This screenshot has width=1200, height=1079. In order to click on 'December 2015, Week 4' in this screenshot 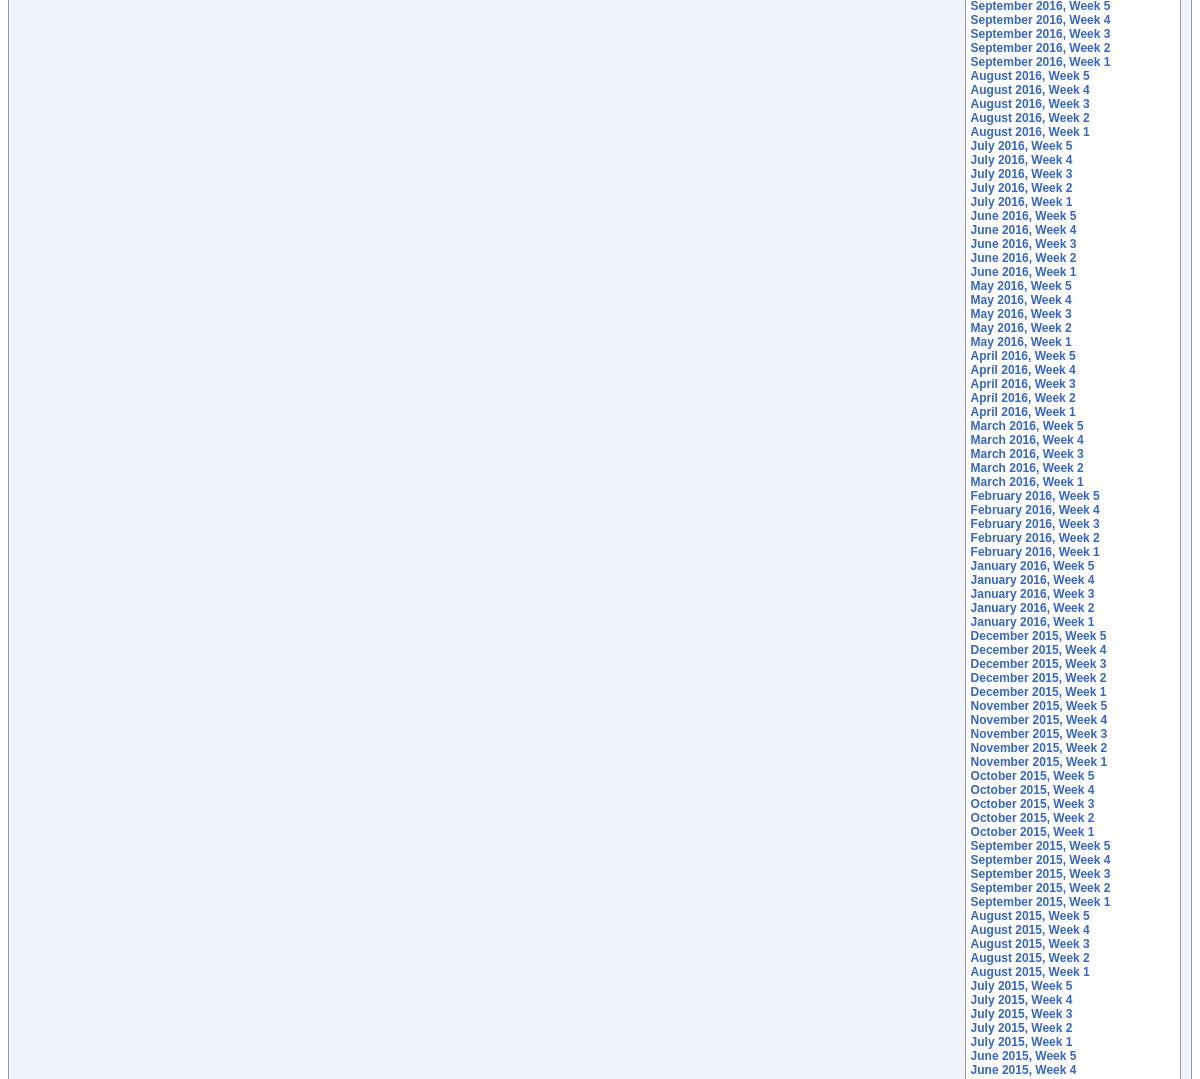, I will do `click(1038, 648)`.